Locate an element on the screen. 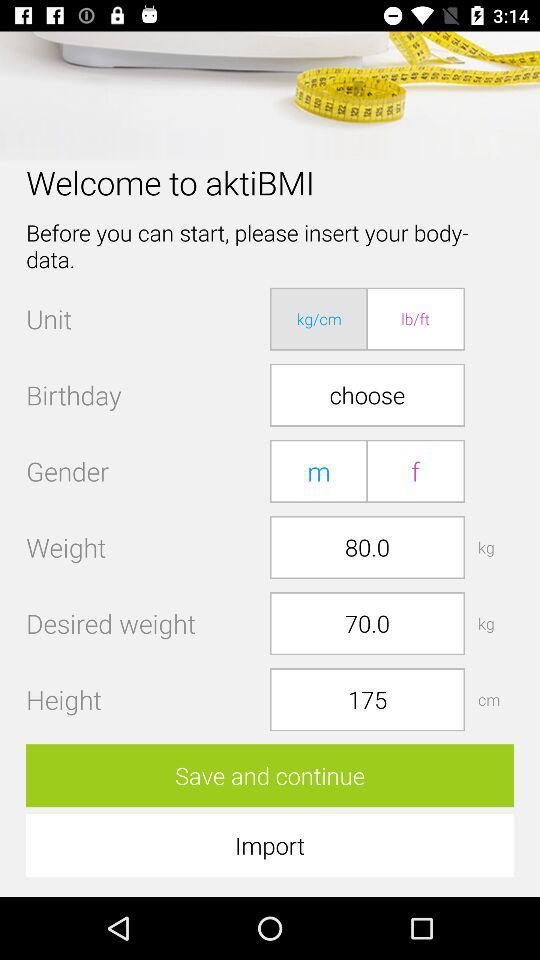  the lb/ft is located at coordinates (414, 319).